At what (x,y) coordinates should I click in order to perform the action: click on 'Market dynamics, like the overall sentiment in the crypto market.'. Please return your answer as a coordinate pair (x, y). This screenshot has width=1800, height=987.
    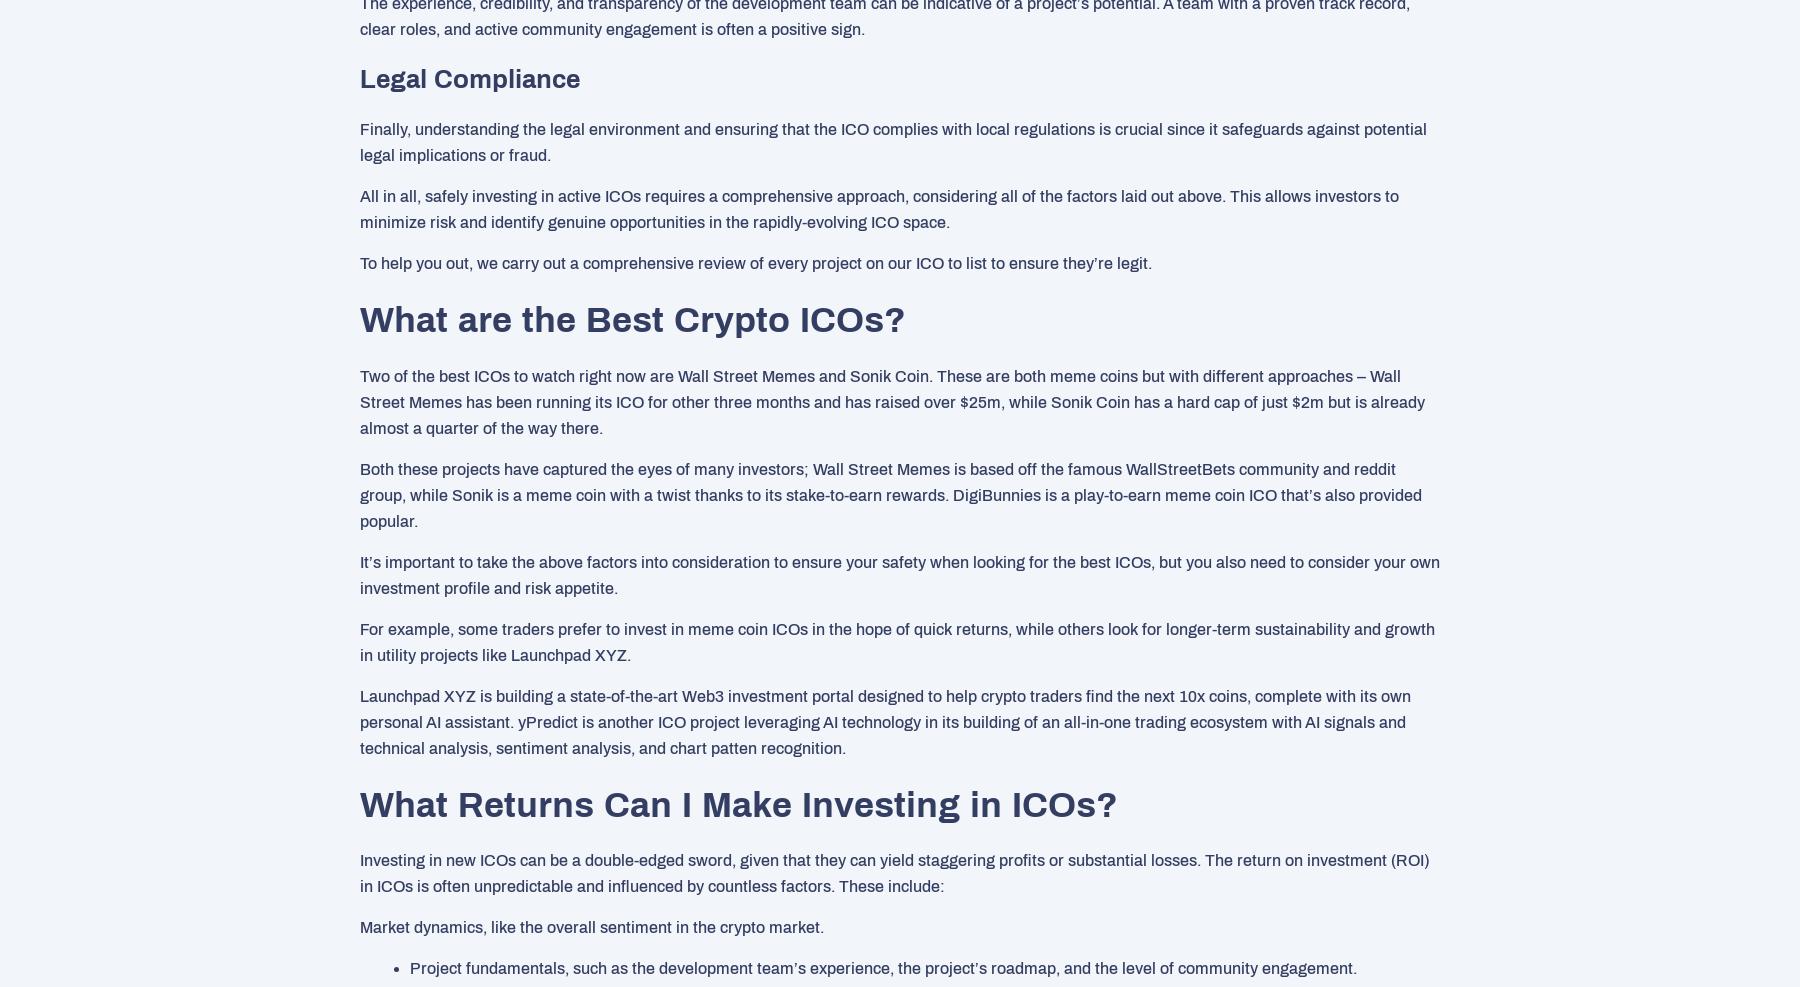
    Looking at the image, I should click on (592, 927).